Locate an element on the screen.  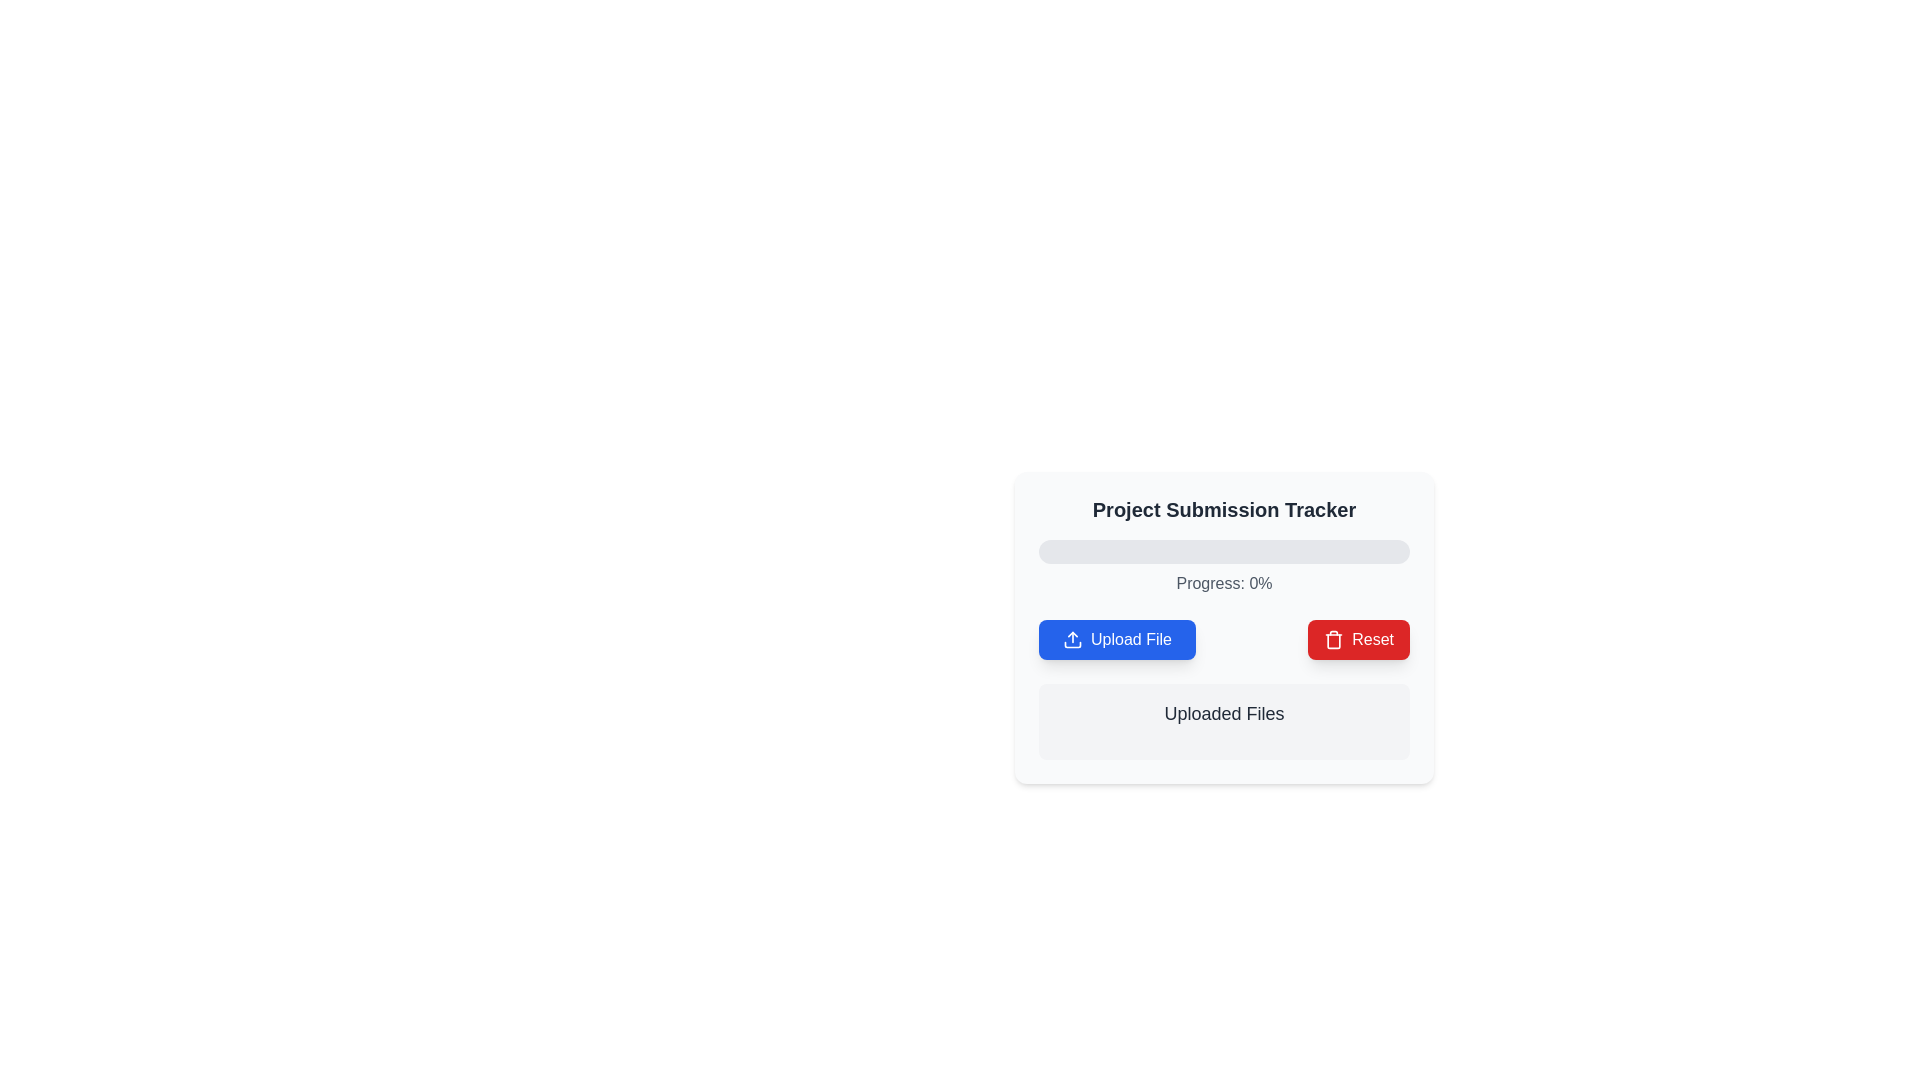
the static text block or section label located below the 'Upload File' and 'Reset' buttons, which indicates the content related to uploaded files is located at coordinates (1223, 721).